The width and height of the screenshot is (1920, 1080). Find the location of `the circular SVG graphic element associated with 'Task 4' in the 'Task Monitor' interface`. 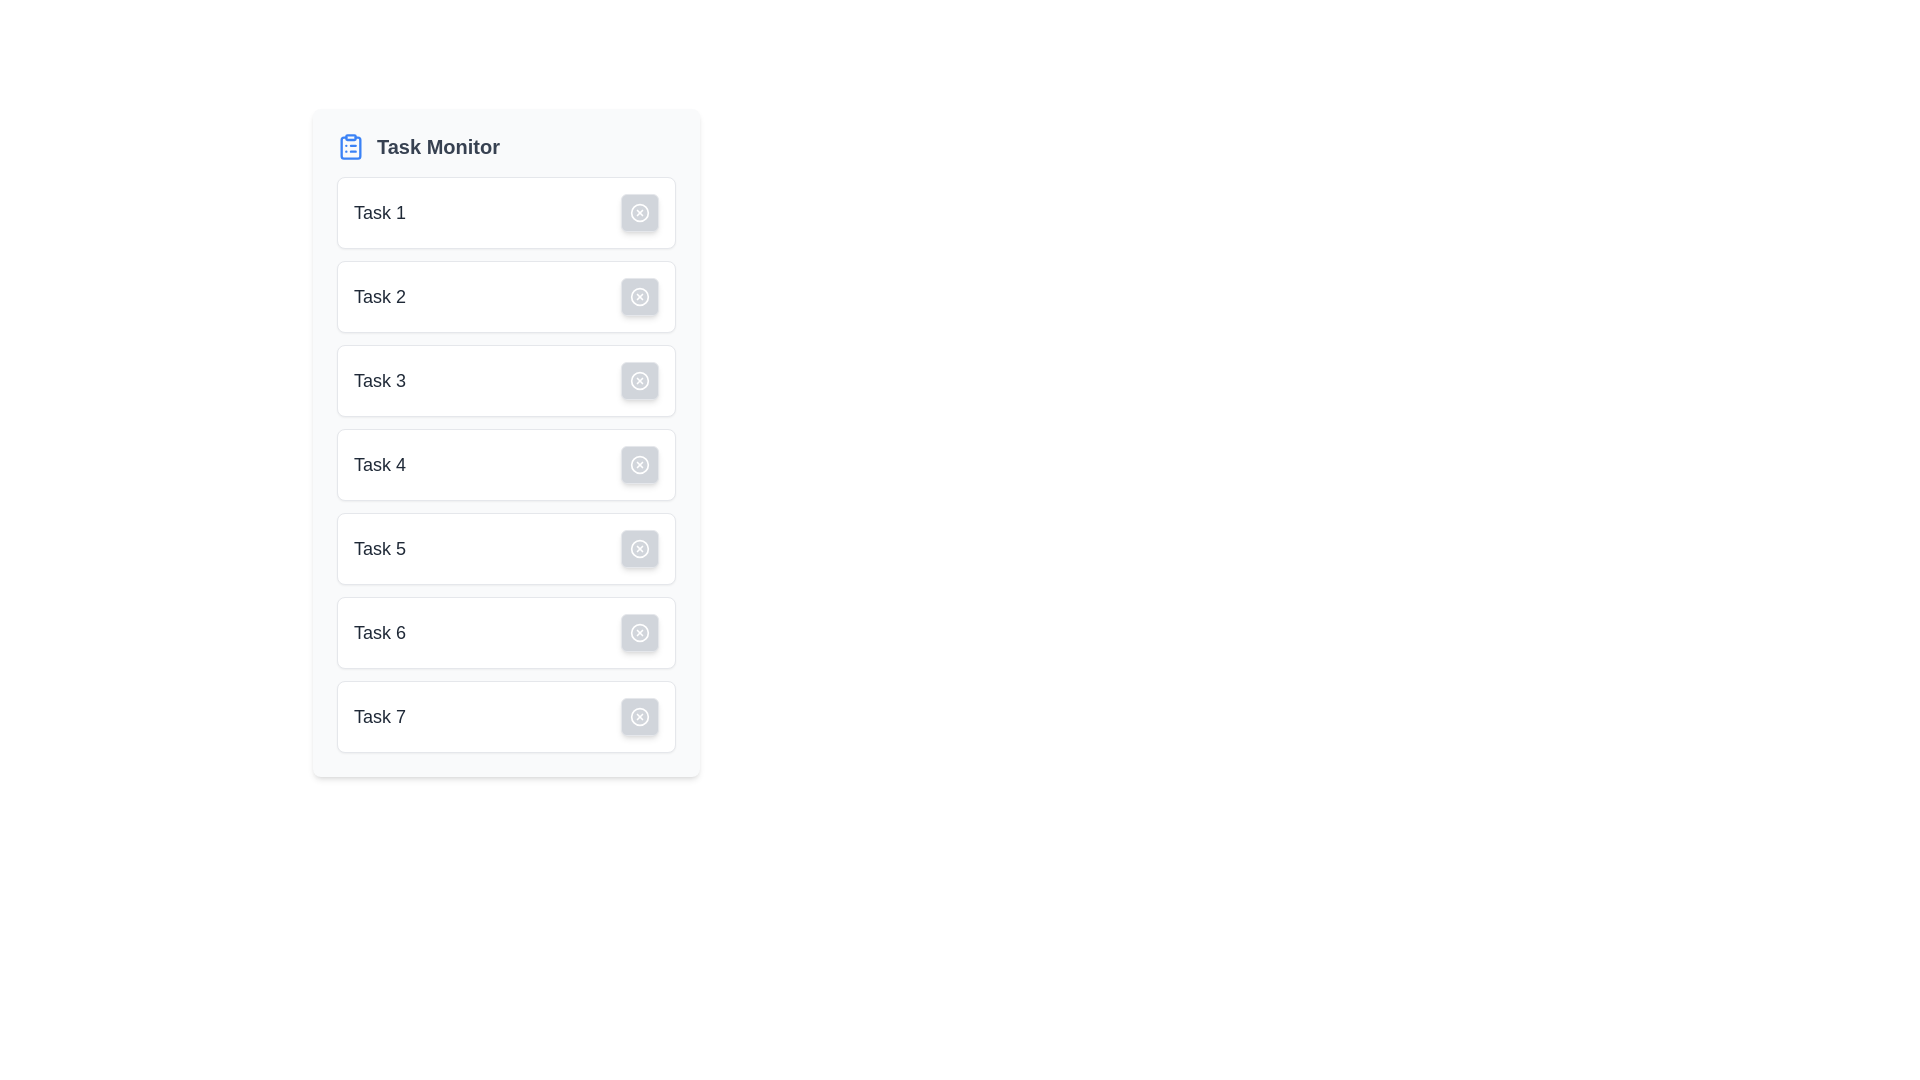

the circular SVG graphic element associated with 'Task 4' in the 'Task Monitor' interface is located at coordinates (638, 465).